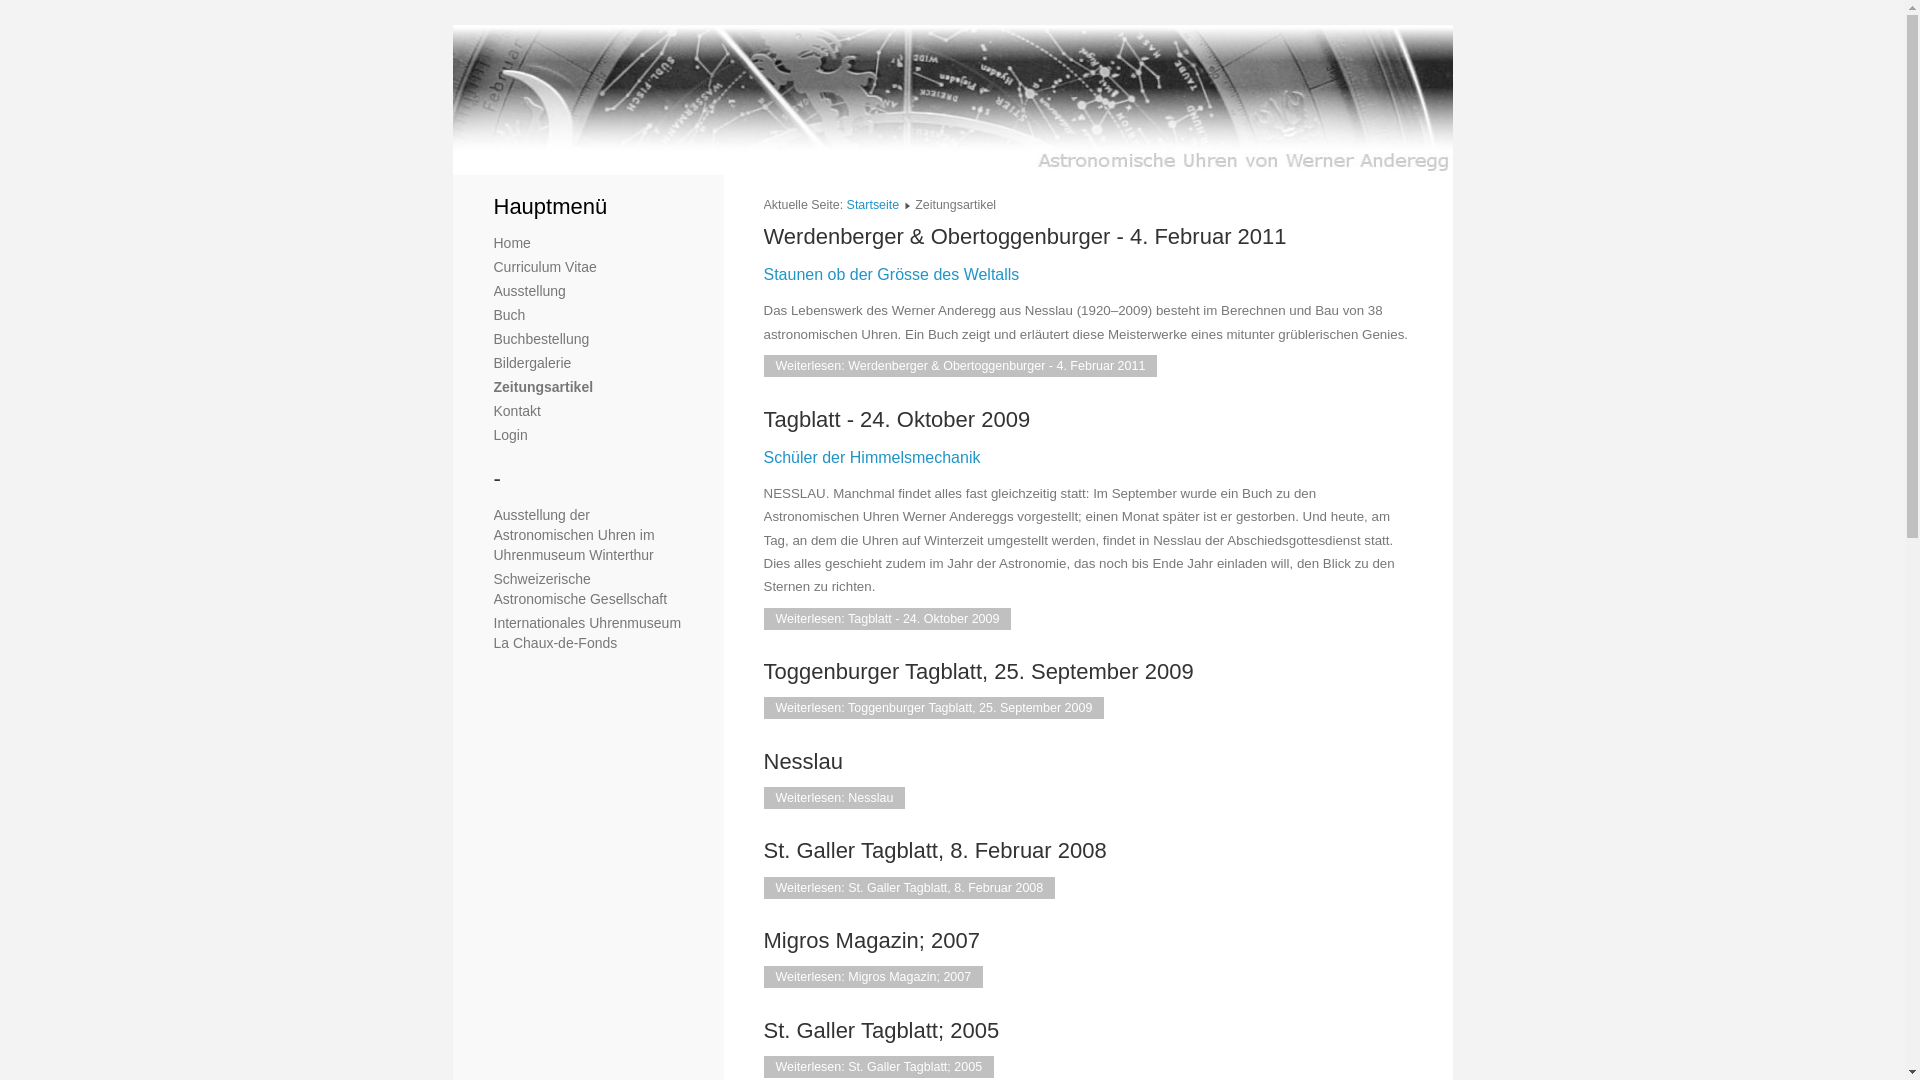 The image size is (1920, 1080). Describe the element at coordinates (909, 886) in the screenshot. I see `'Weiterlesen: St. Galler Tagblatt, 8. Februar 2008'` at that location.